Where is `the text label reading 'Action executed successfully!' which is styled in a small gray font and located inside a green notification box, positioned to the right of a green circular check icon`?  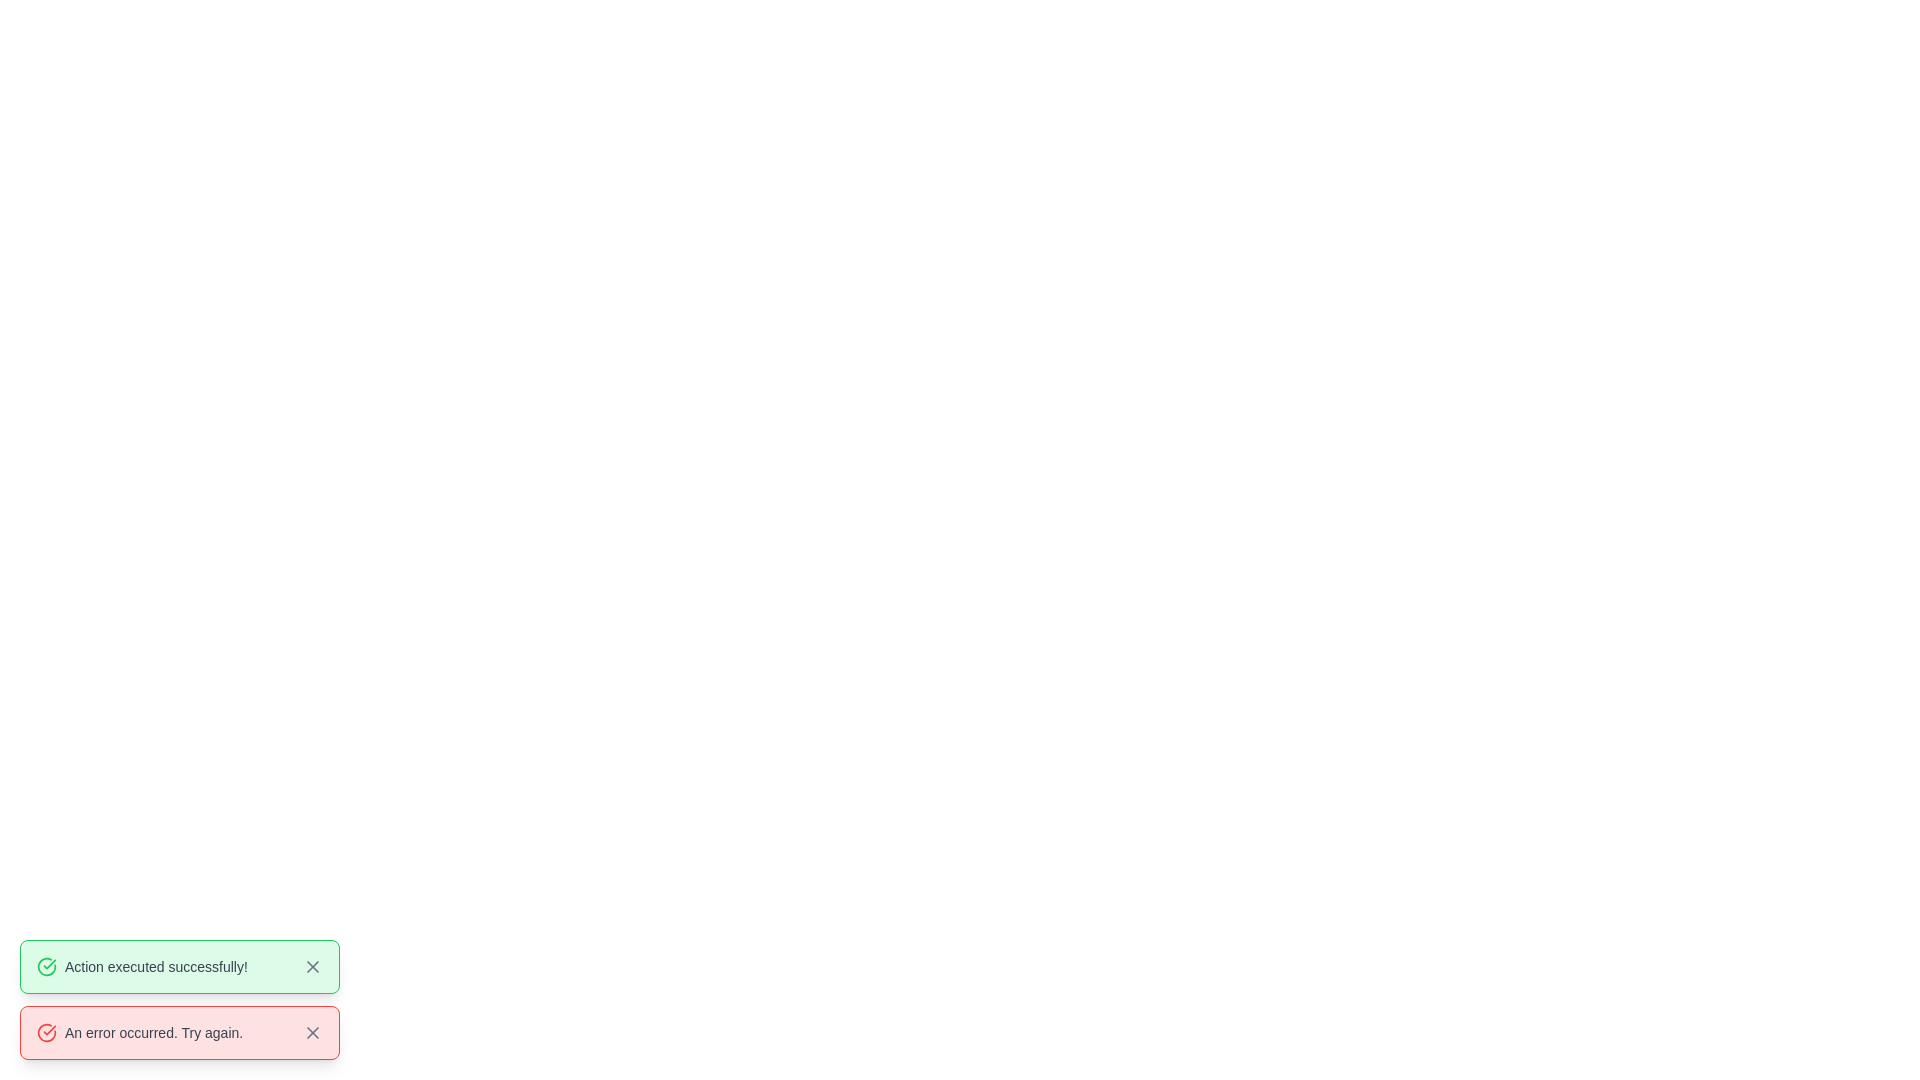
the text label reading 'Action executed successfully!' which is styled in a small gray font and located inside a green notification box, positioned to the right of a green circular check icon is located at coordinates (155, 966).